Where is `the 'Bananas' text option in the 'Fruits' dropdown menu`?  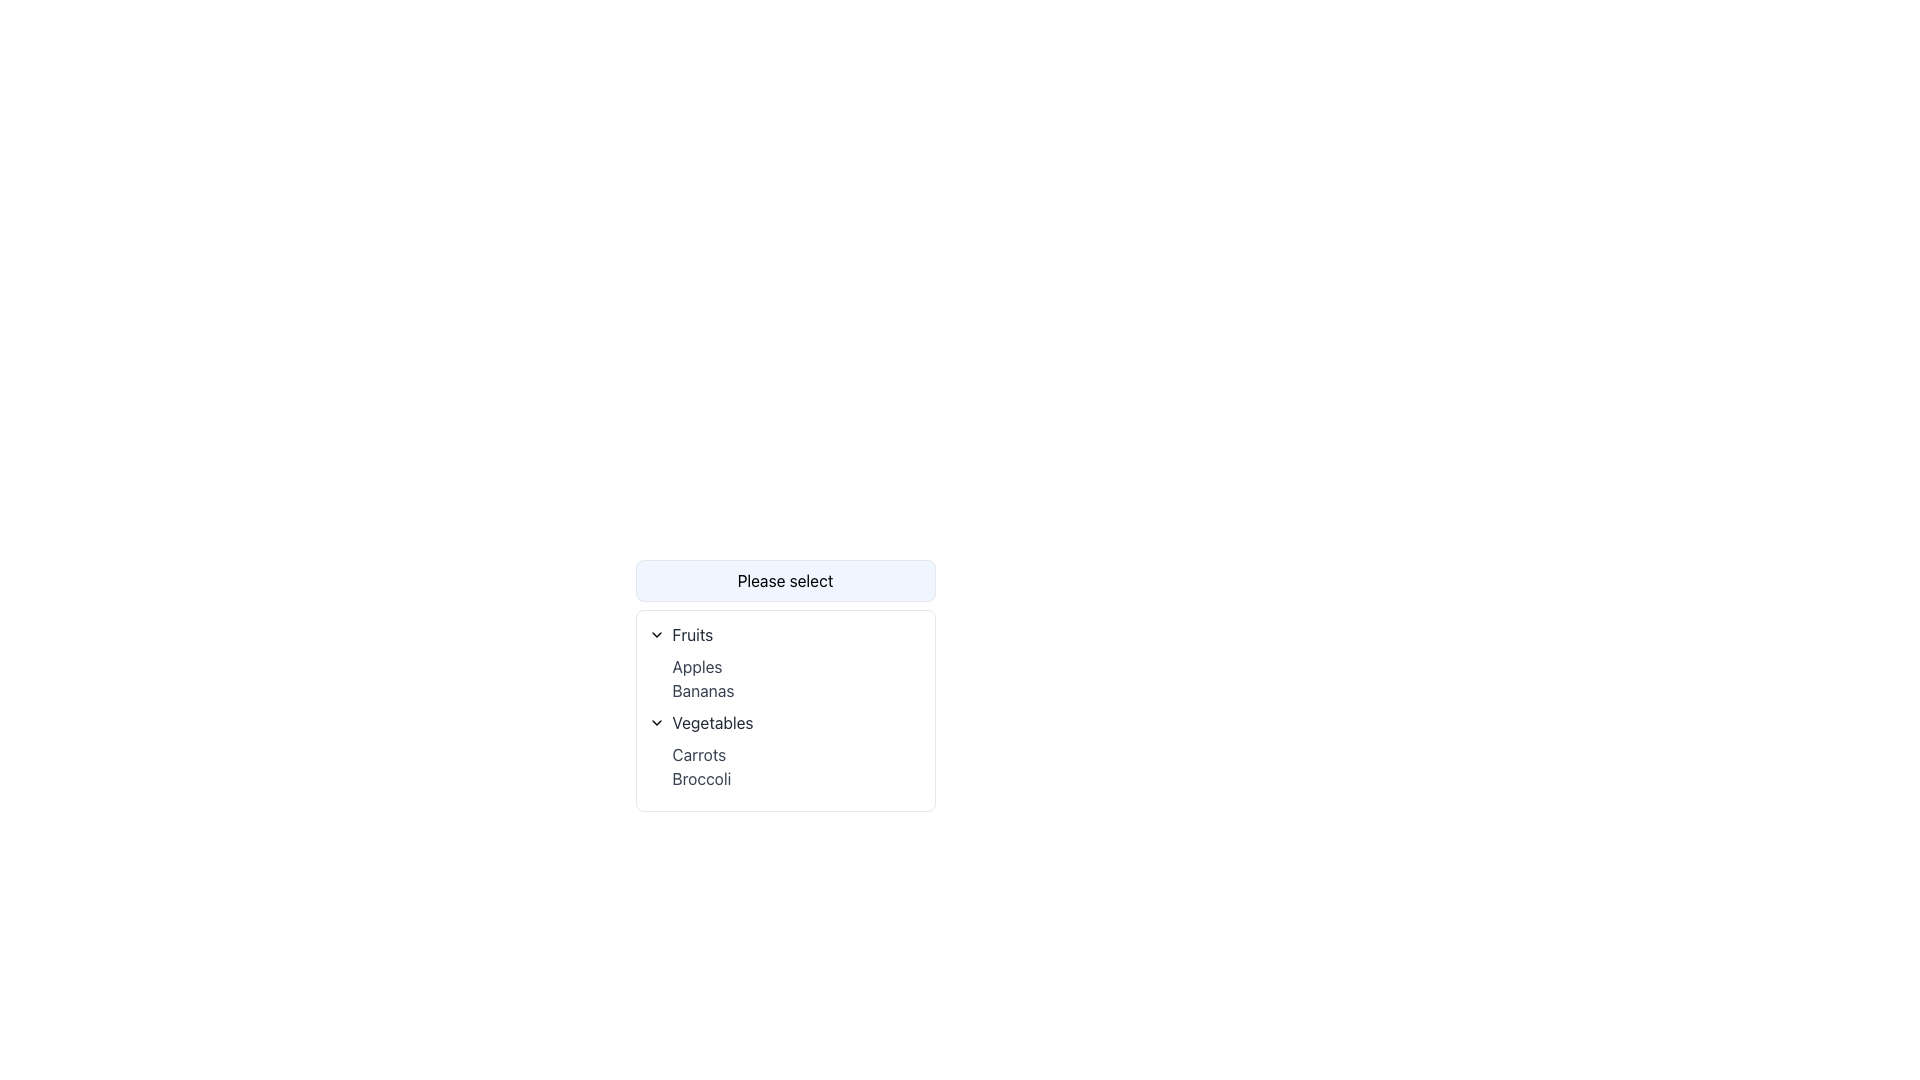 the 'Bananas' text option in the 'Fruits' dropdown menu is located at coordinates (703, 689).